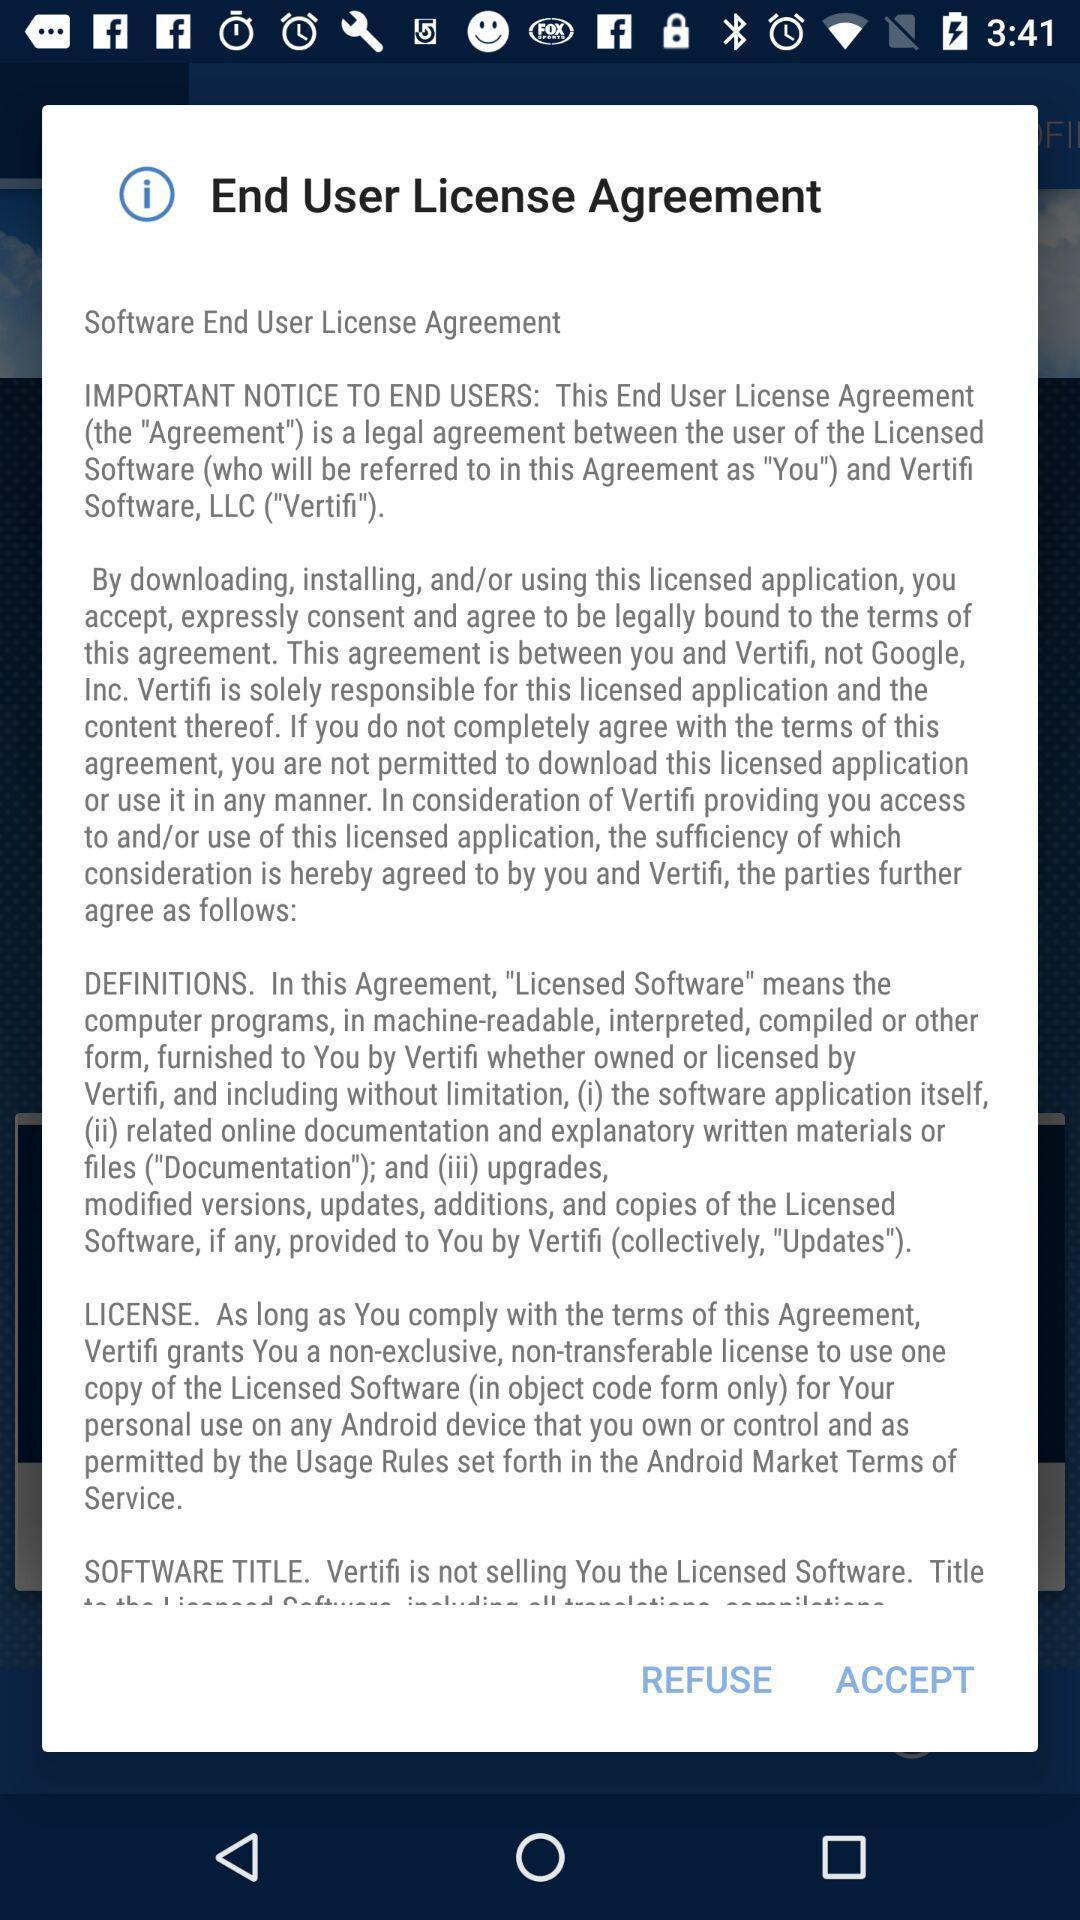 The height and width of the screenshot is (1920, 1080). What do you see at coordinates (905, 1678) in the screenshot?
I see `icon below software end user` at bounding box center [905, 1678].